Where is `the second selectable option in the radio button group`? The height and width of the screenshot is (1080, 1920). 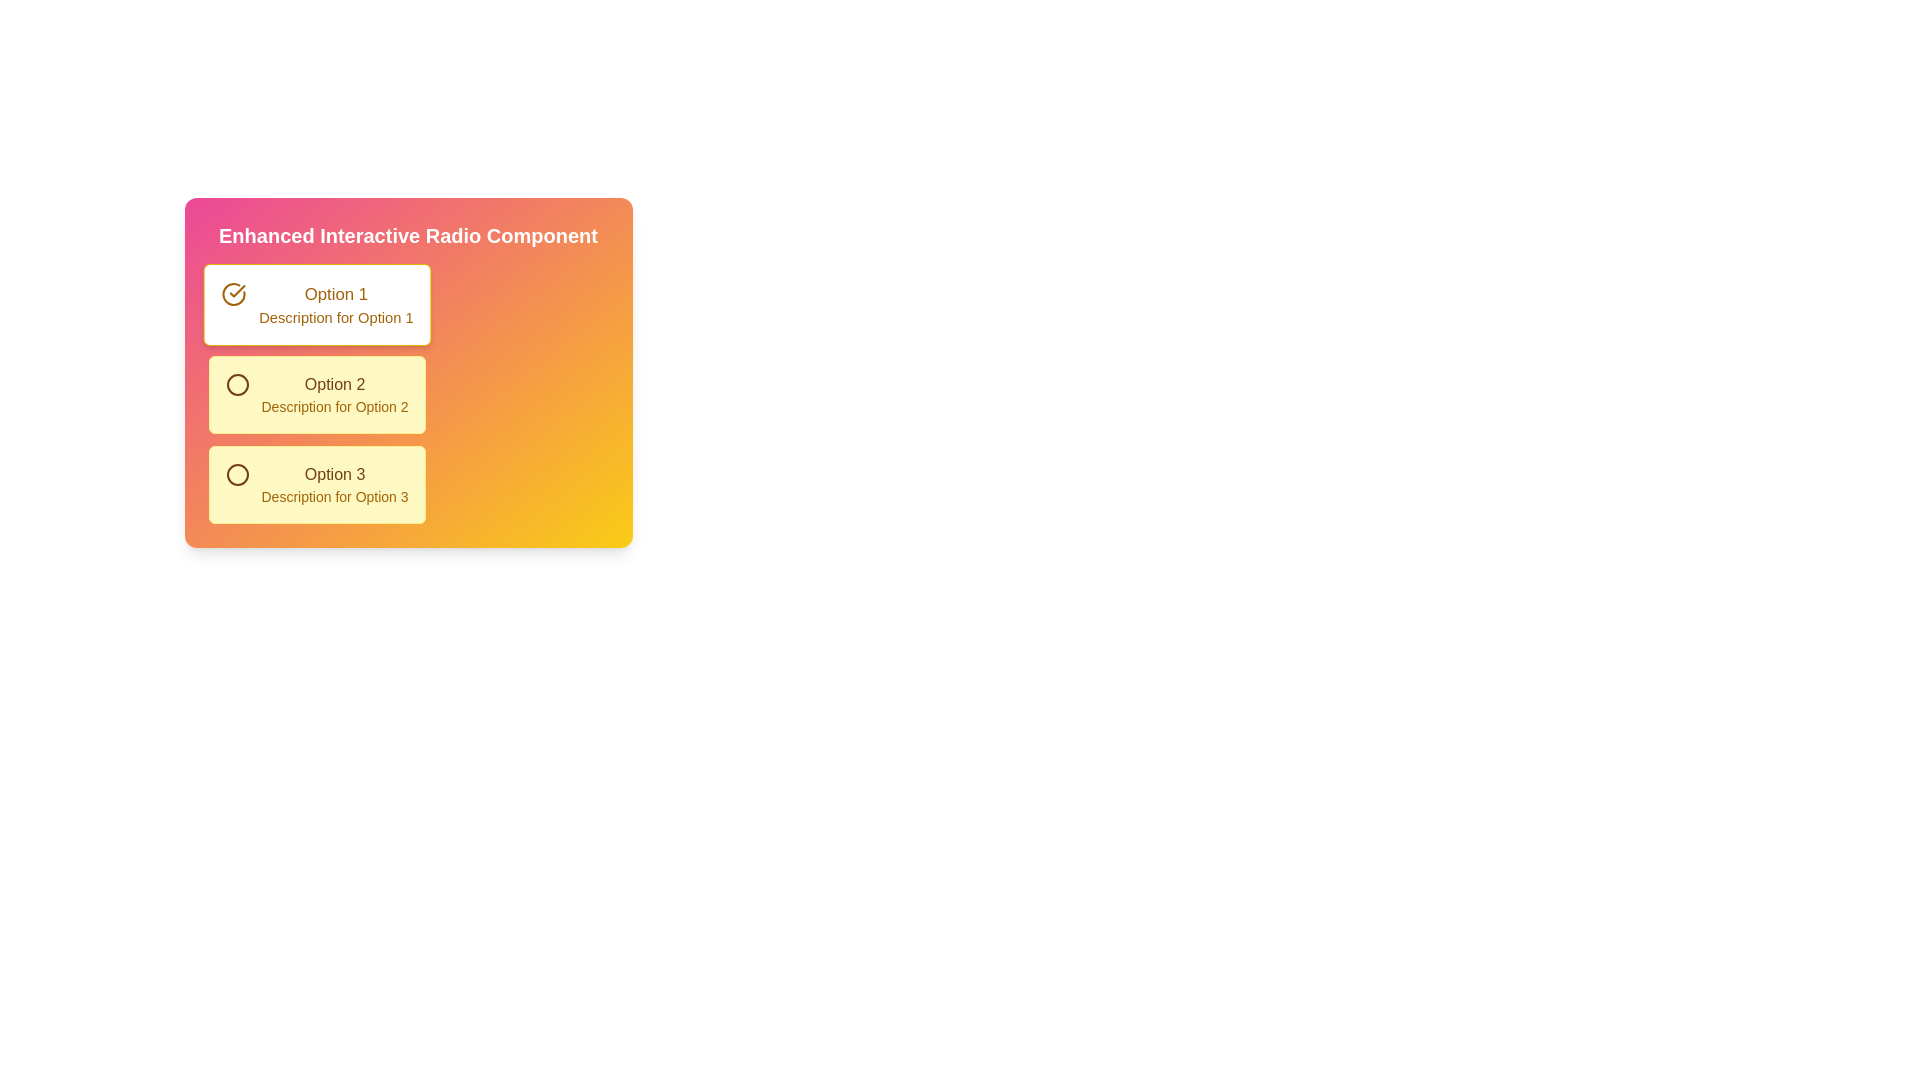
the second selectable option in the radio button group is located at coordinates (407, 394).